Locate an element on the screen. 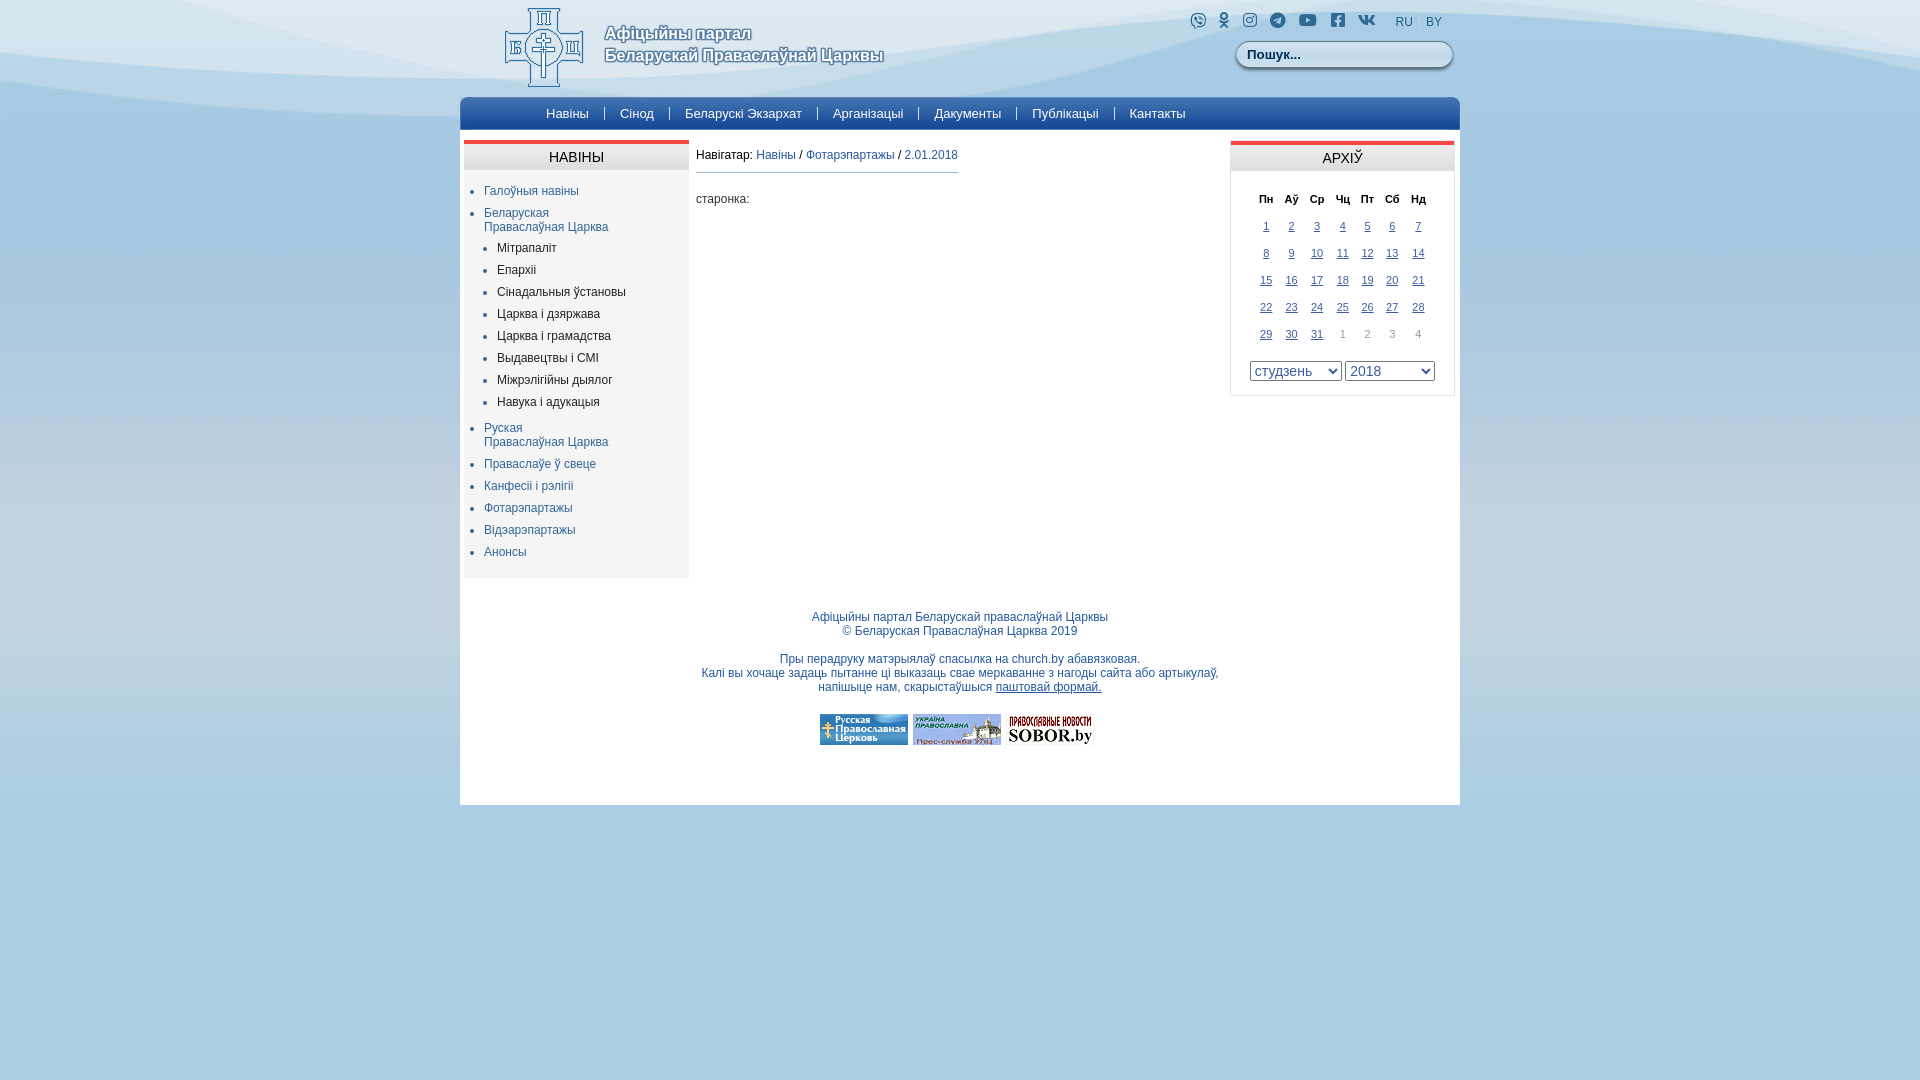  '14' is located at coordinates (1416, 250).